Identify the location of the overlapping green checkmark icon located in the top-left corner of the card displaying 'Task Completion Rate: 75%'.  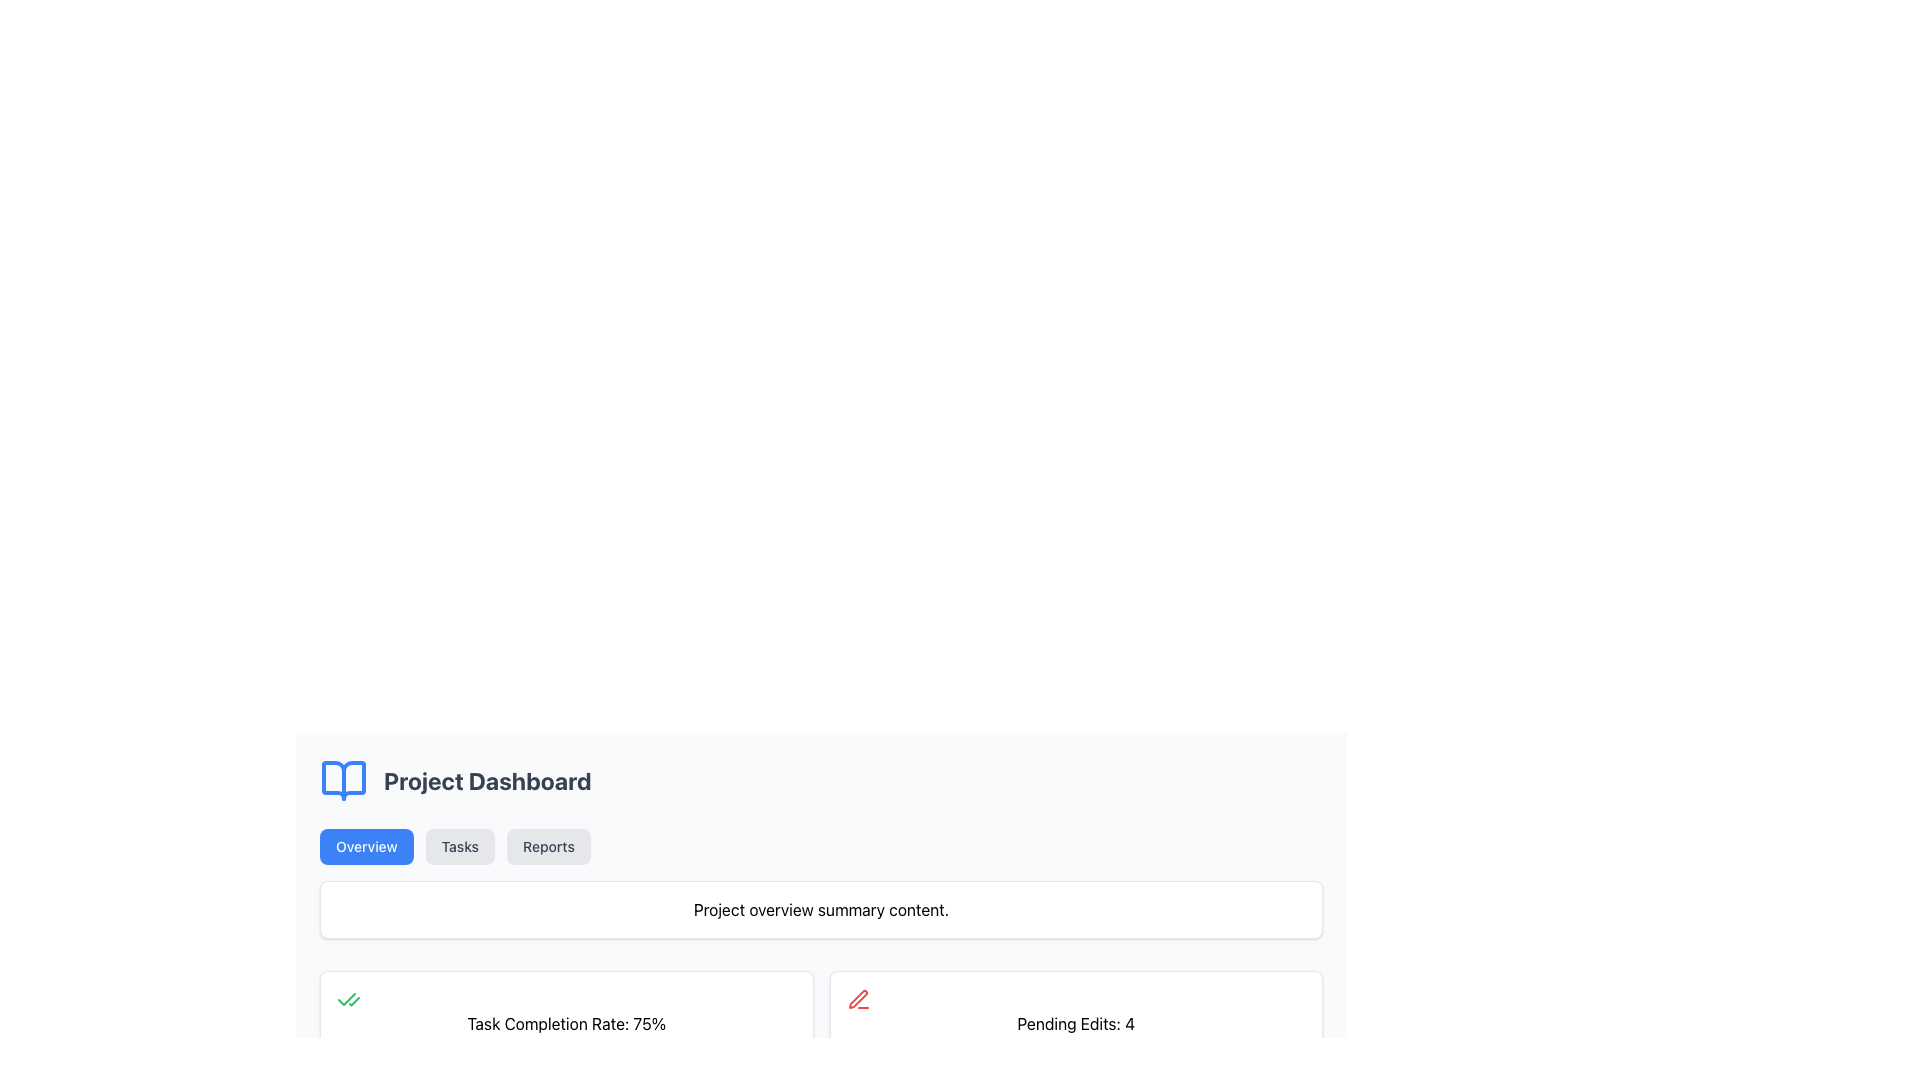
(349, 999).